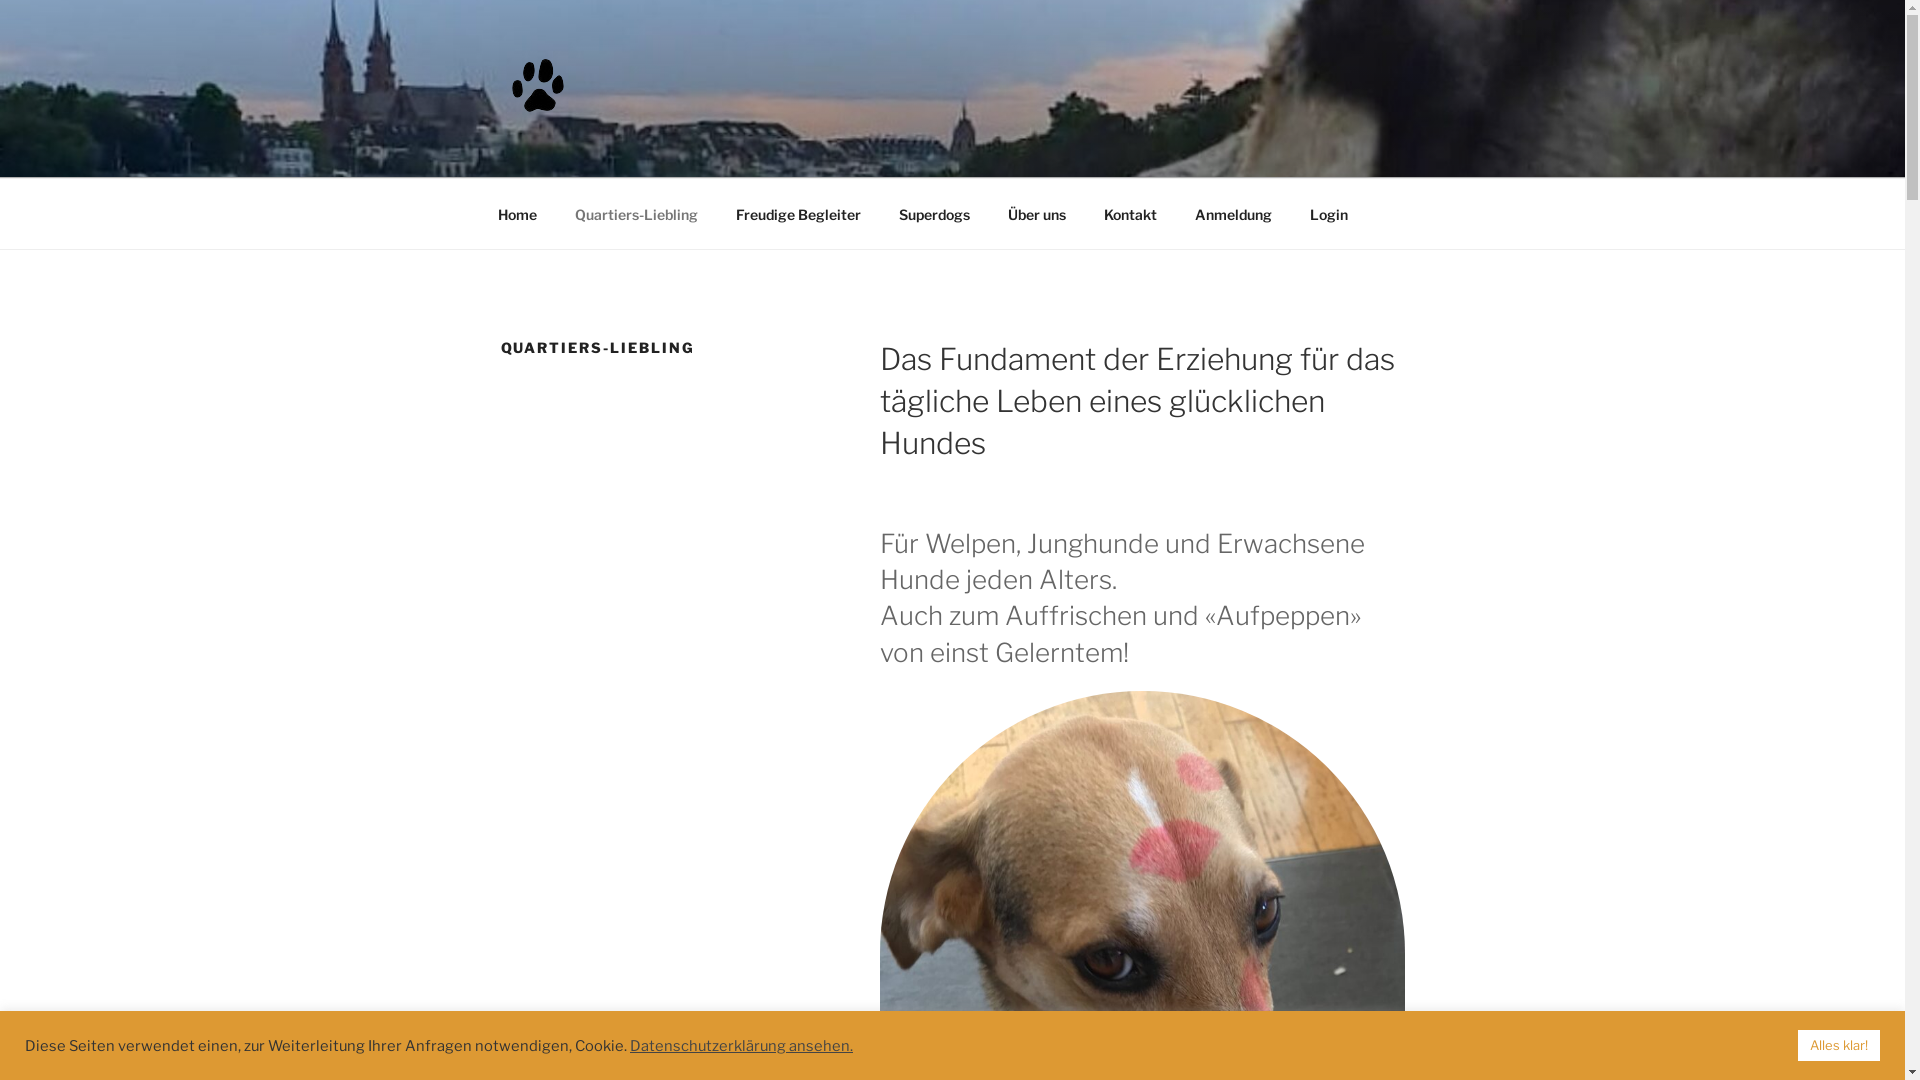 The image size is (1920, 1080). Describe the element at coordinates (636, 214) in the screenshot. I see `'Quartiers-Liebling'` at that location.